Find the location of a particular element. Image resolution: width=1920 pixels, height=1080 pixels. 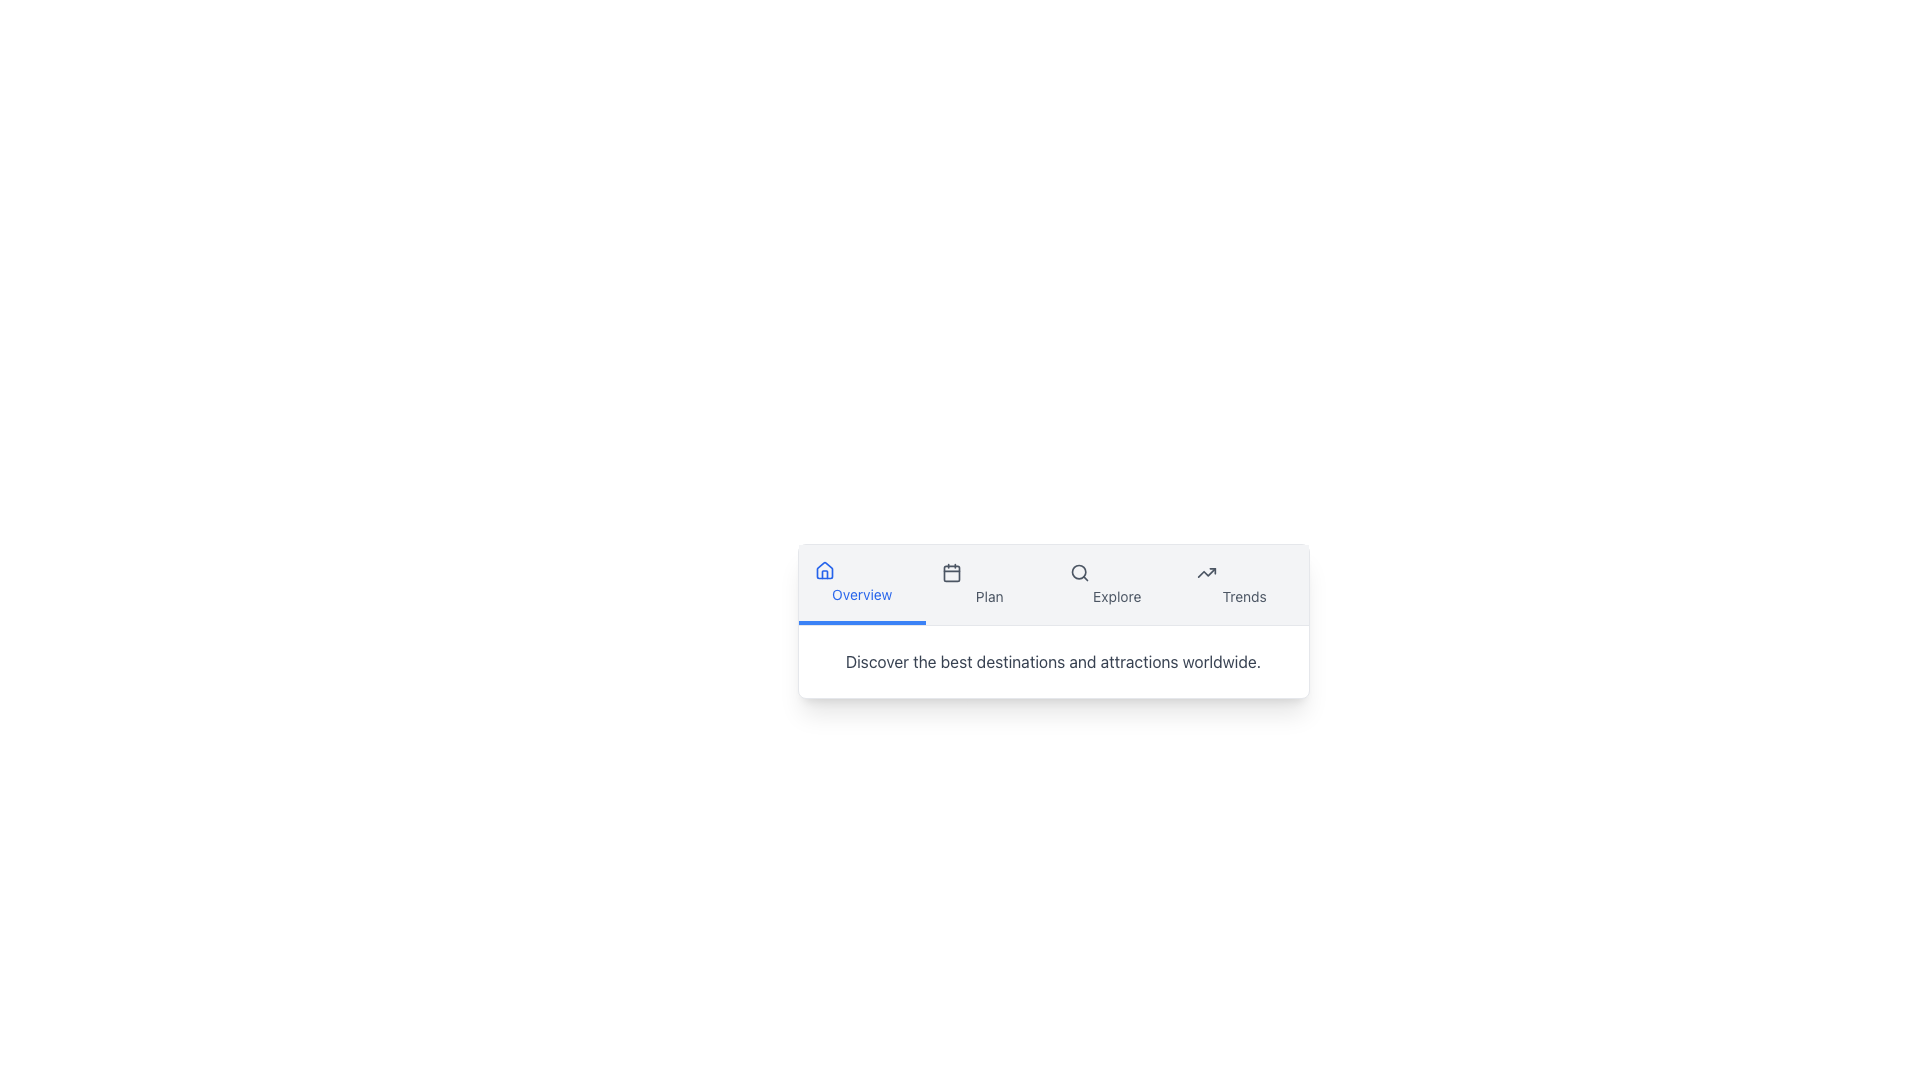

the Navigation bar which contains the tabs 'Overview,' 'Plan,' 'Explore,' and 'Trends.' is located at coordinates (1052, 585).